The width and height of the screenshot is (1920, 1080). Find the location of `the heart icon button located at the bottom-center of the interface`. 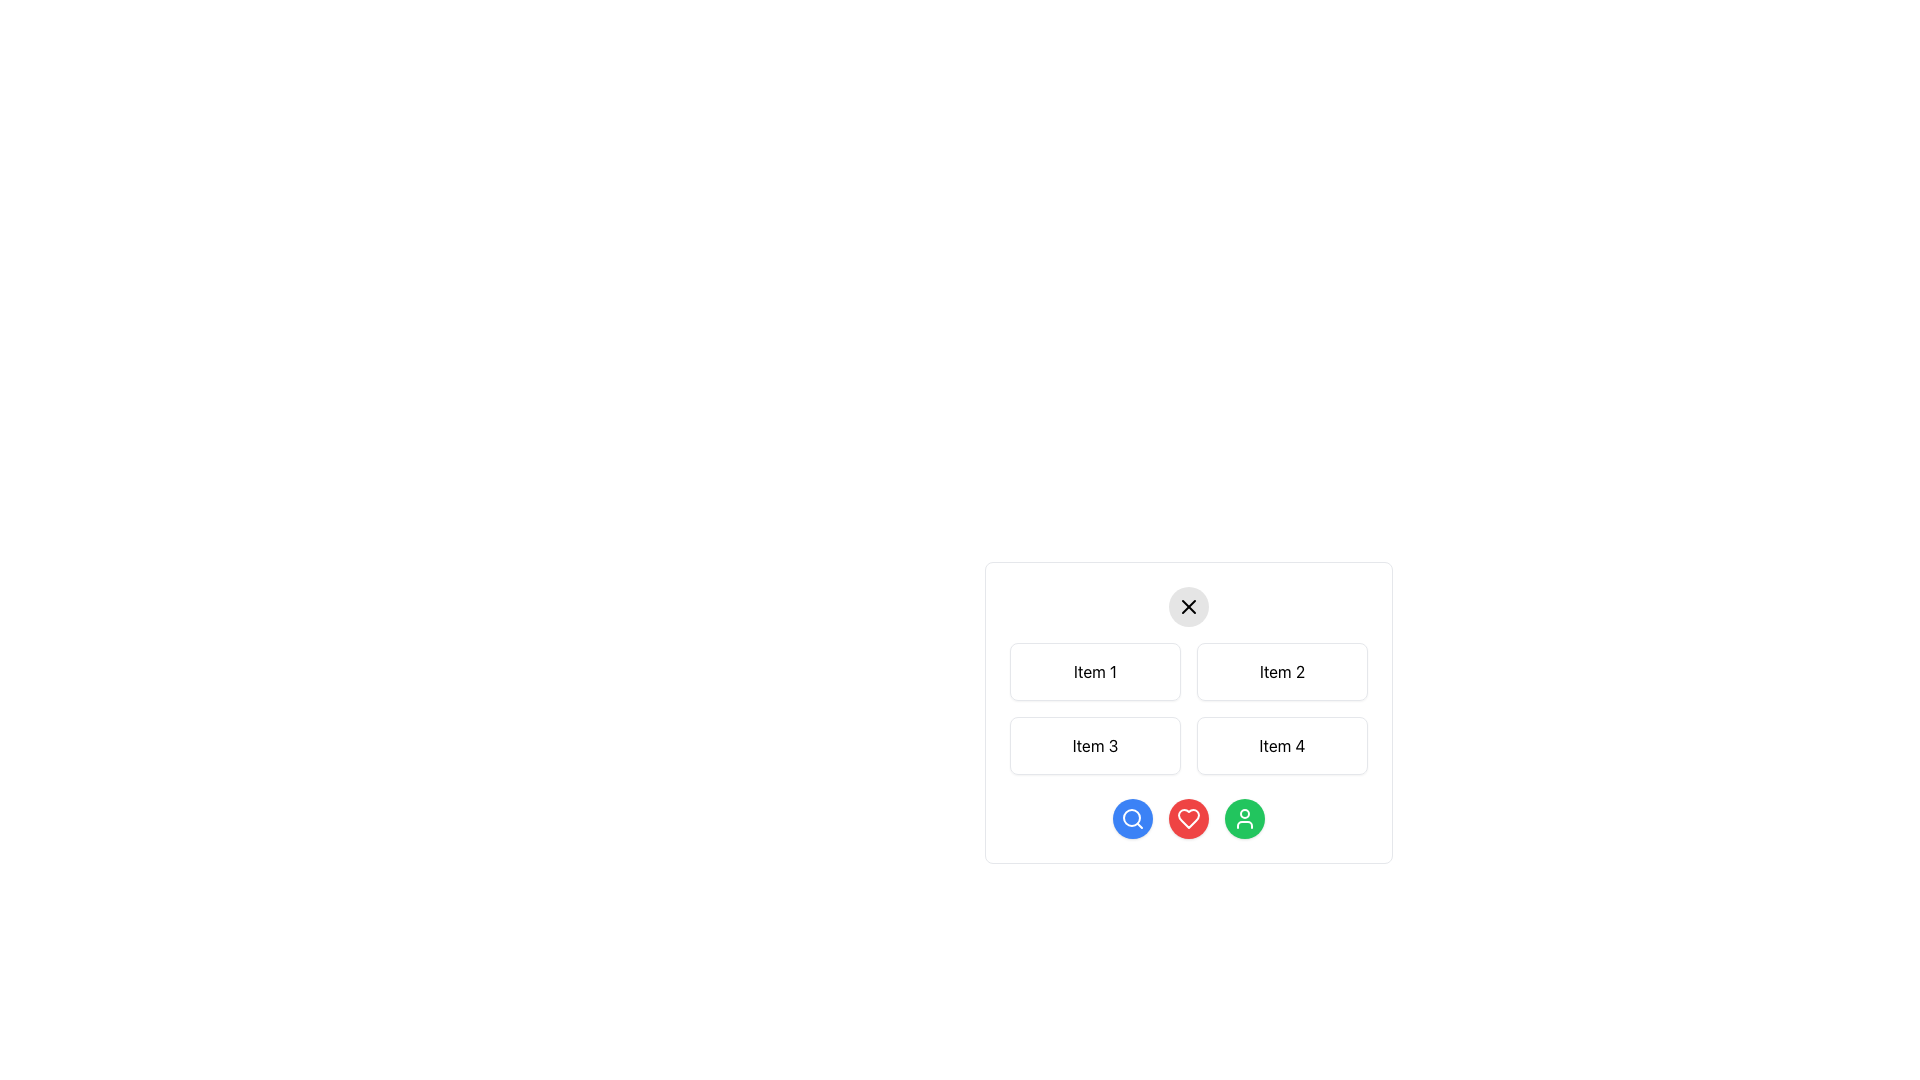

the heart icon button located at the bottom-center of the interface is located at coordinates (1189, 818).